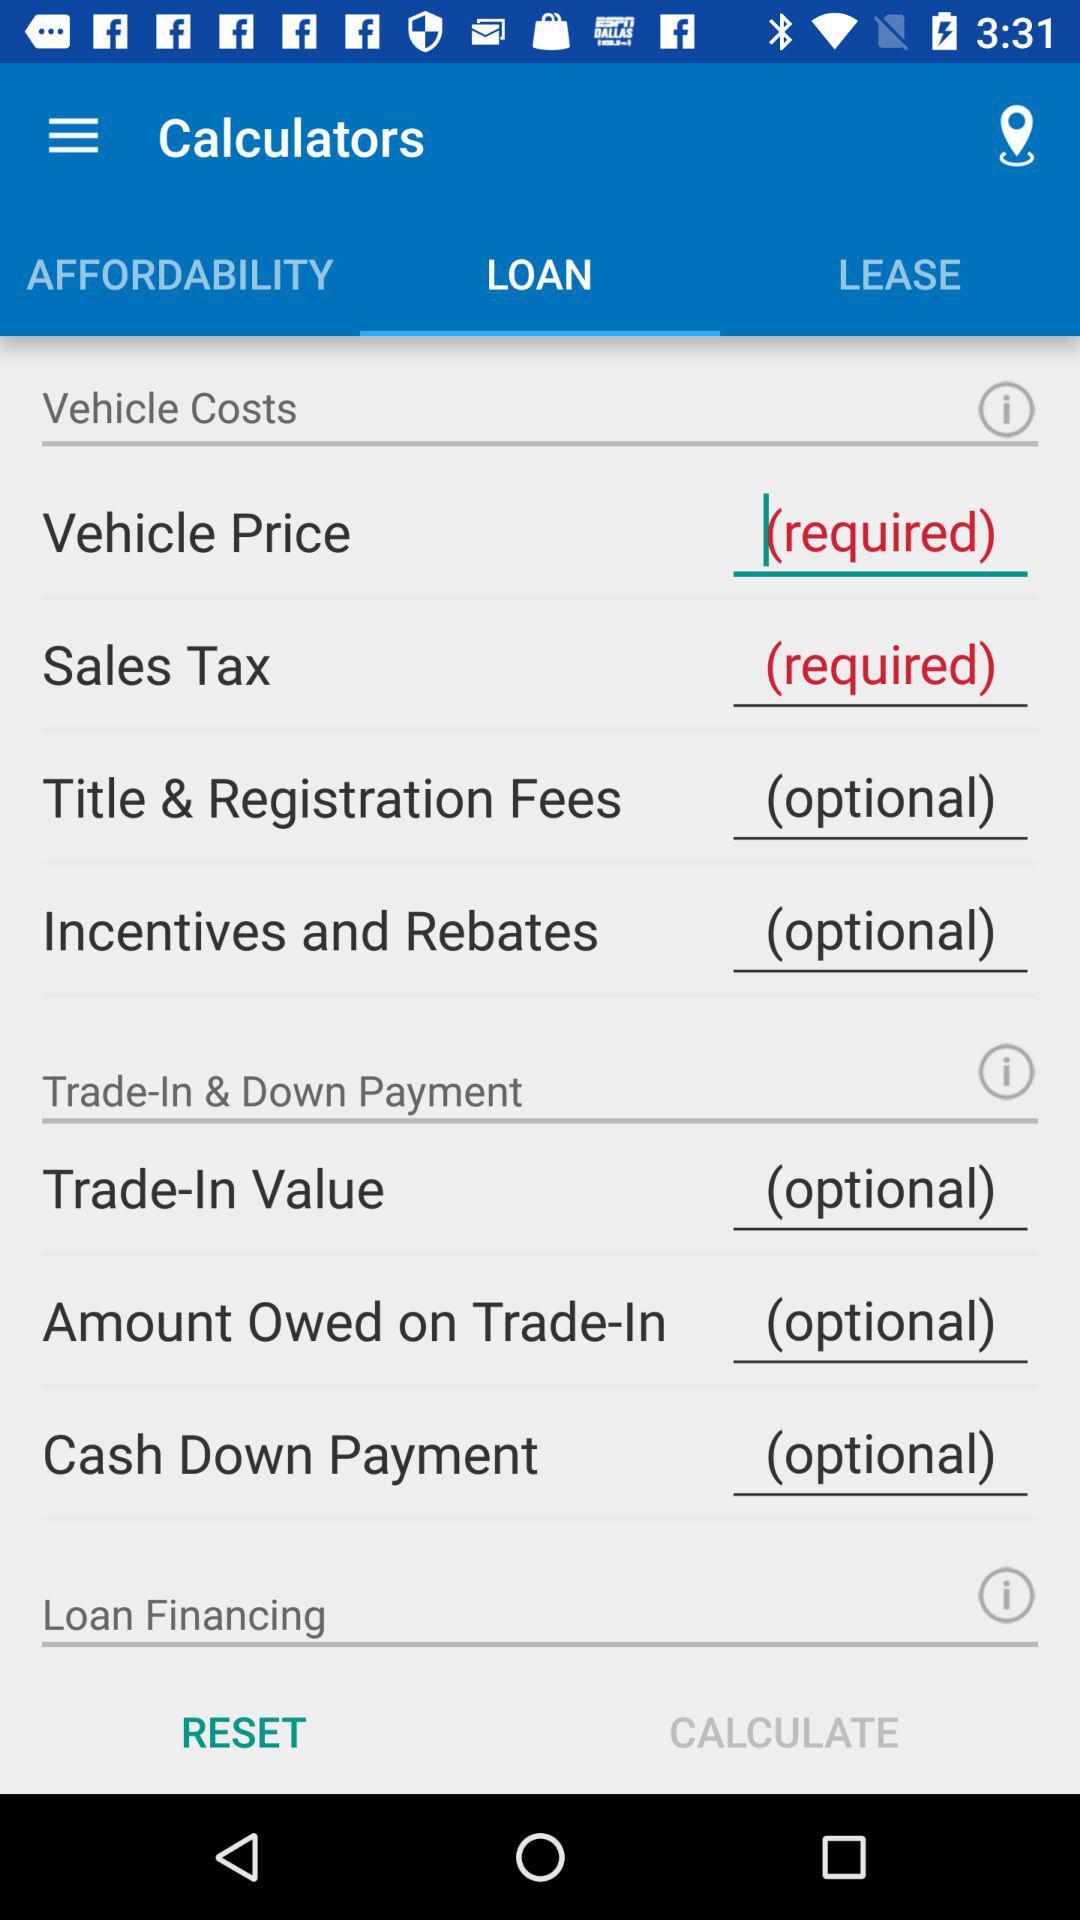 Image resolution: width=1080 pixels, height=1920 pixels. What do you see at coordinates (879, 795) in the screenshot?
I see `input field` at bounding box center [879, 795].